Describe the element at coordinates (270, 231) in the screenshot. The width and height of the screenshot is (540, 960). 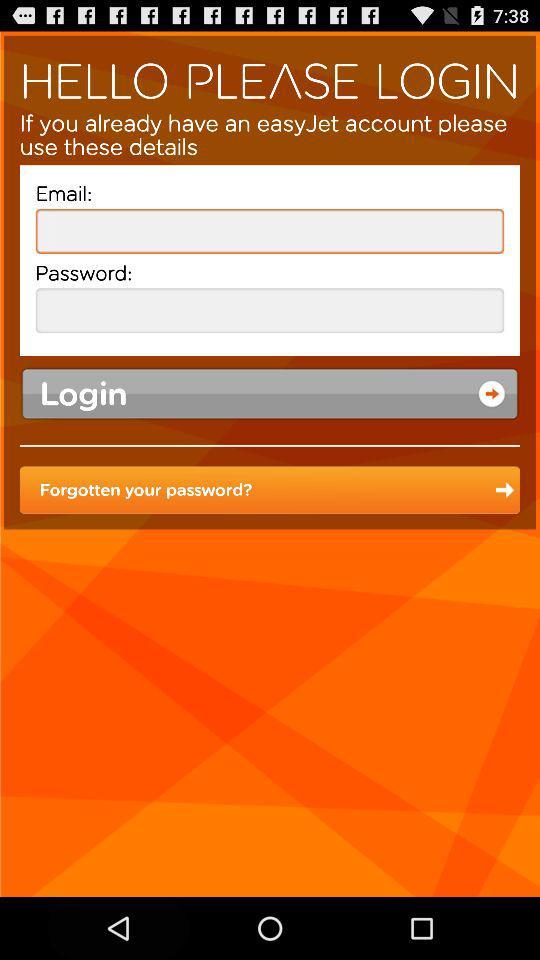
I see `typing space` at that location.